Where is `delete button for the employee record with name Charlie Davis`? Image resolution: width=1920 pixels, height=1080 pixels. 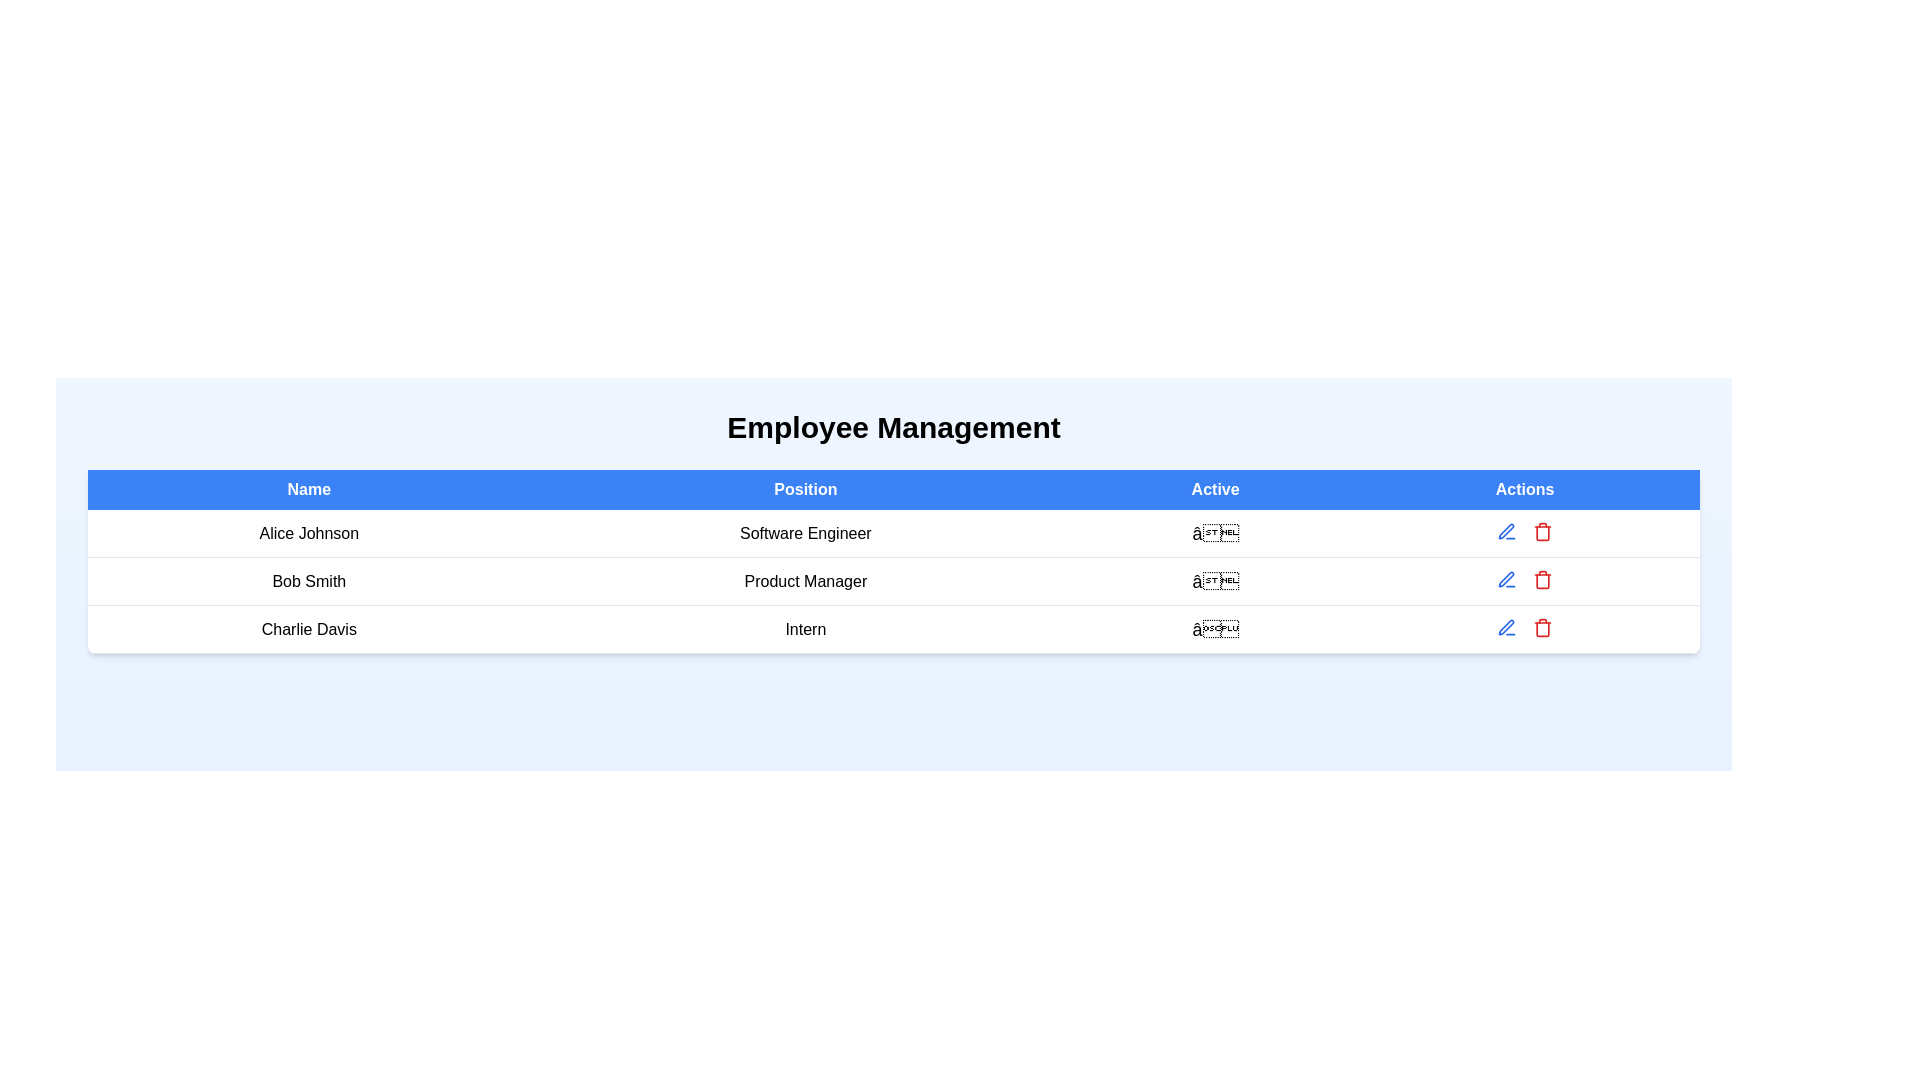
delete button for the employee record with name Charlie Davis is located at coordinates (1542, 627).